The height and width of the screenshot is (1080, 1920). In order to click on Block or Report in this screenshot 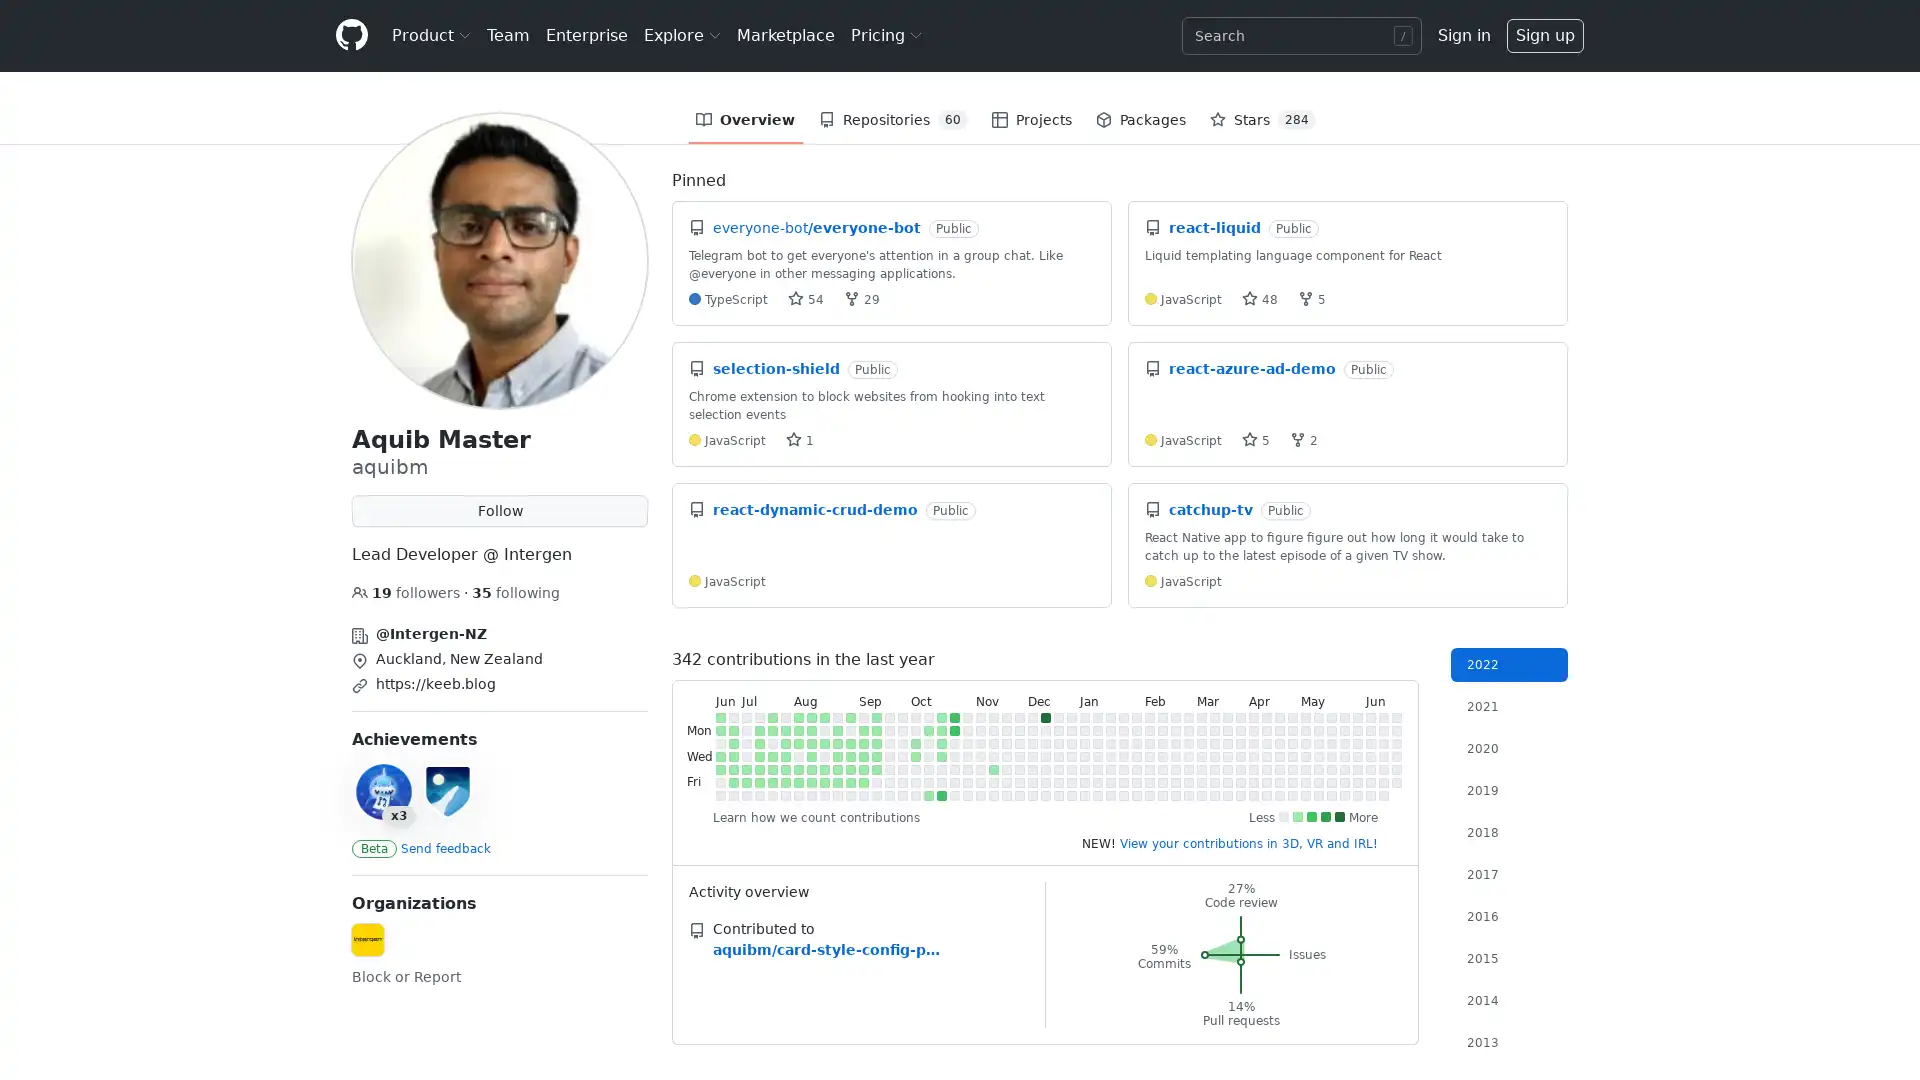, I will do `click(405, 976)`.